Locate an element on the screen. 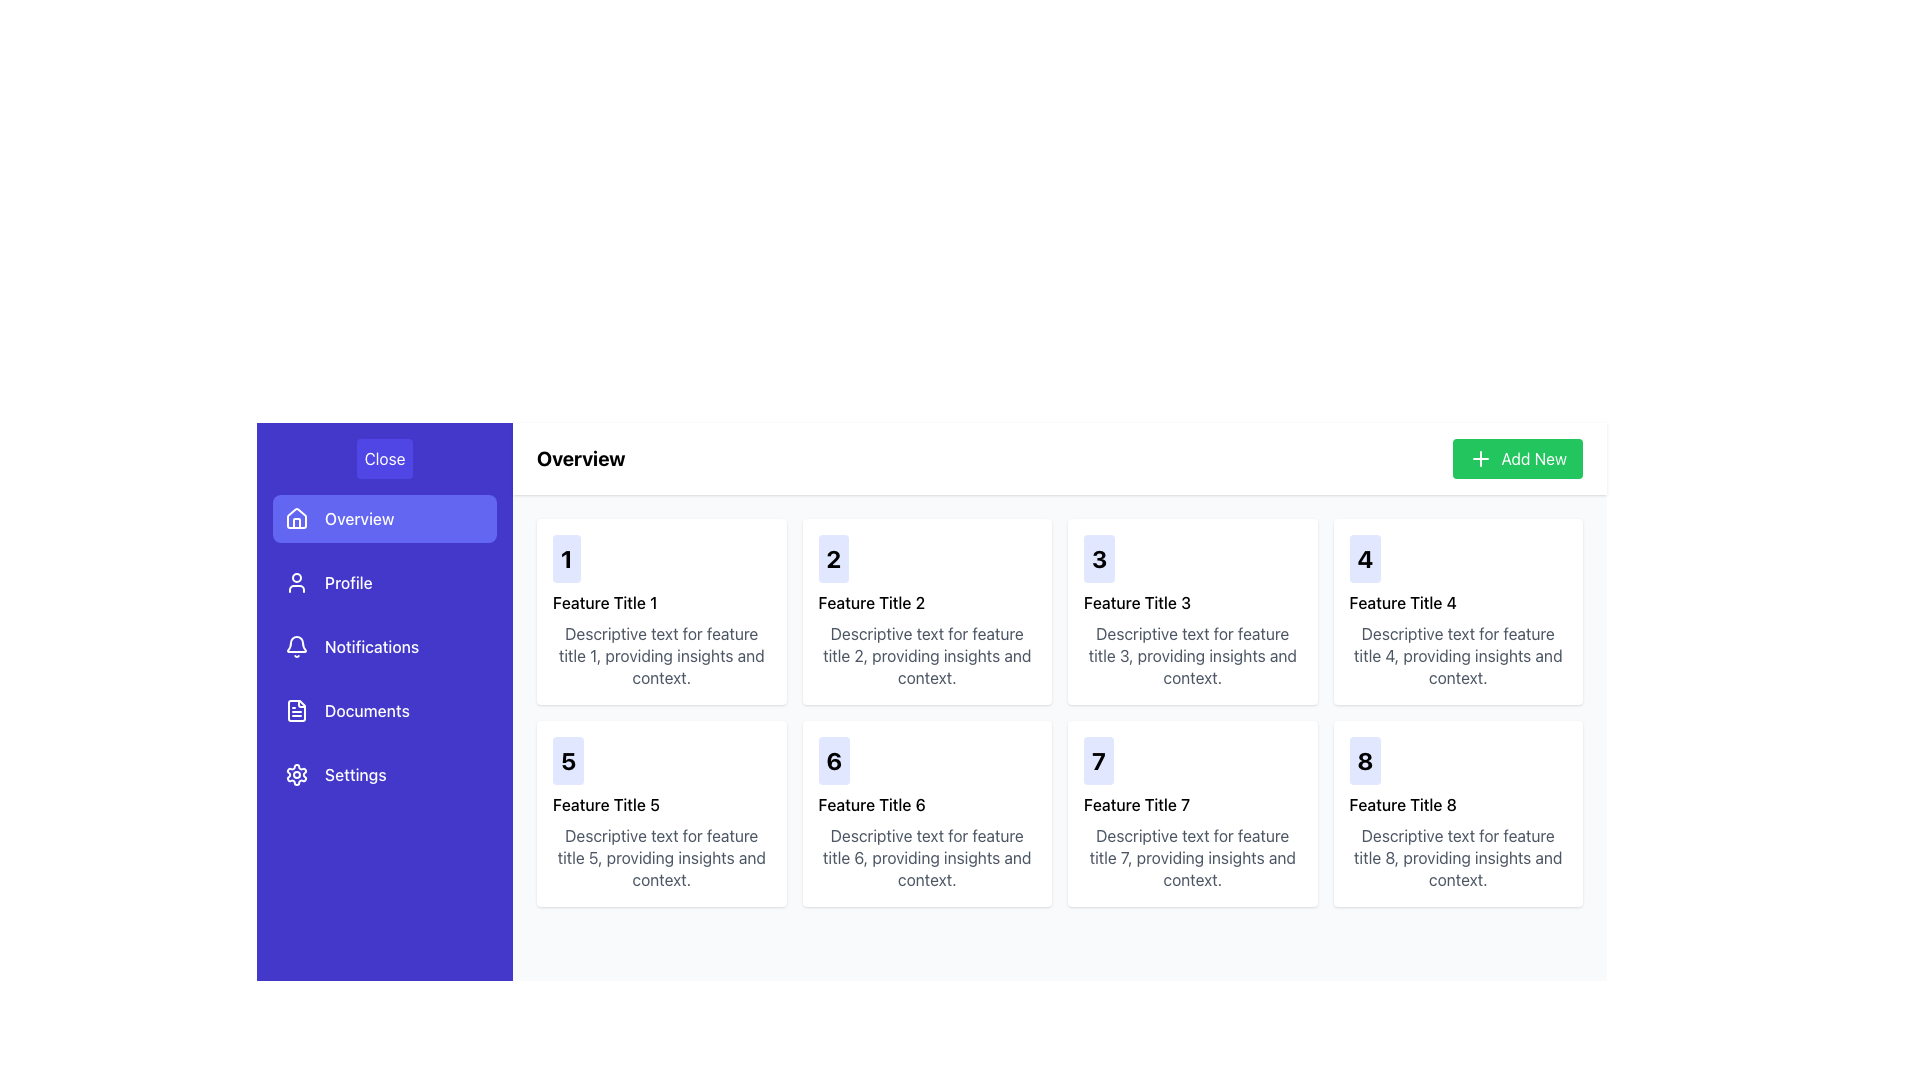 This screenshot has height=1080, width=1920. the bell icon located in the sidebar menu next to the 'Notifications' text is located at coordinates (296, 647).